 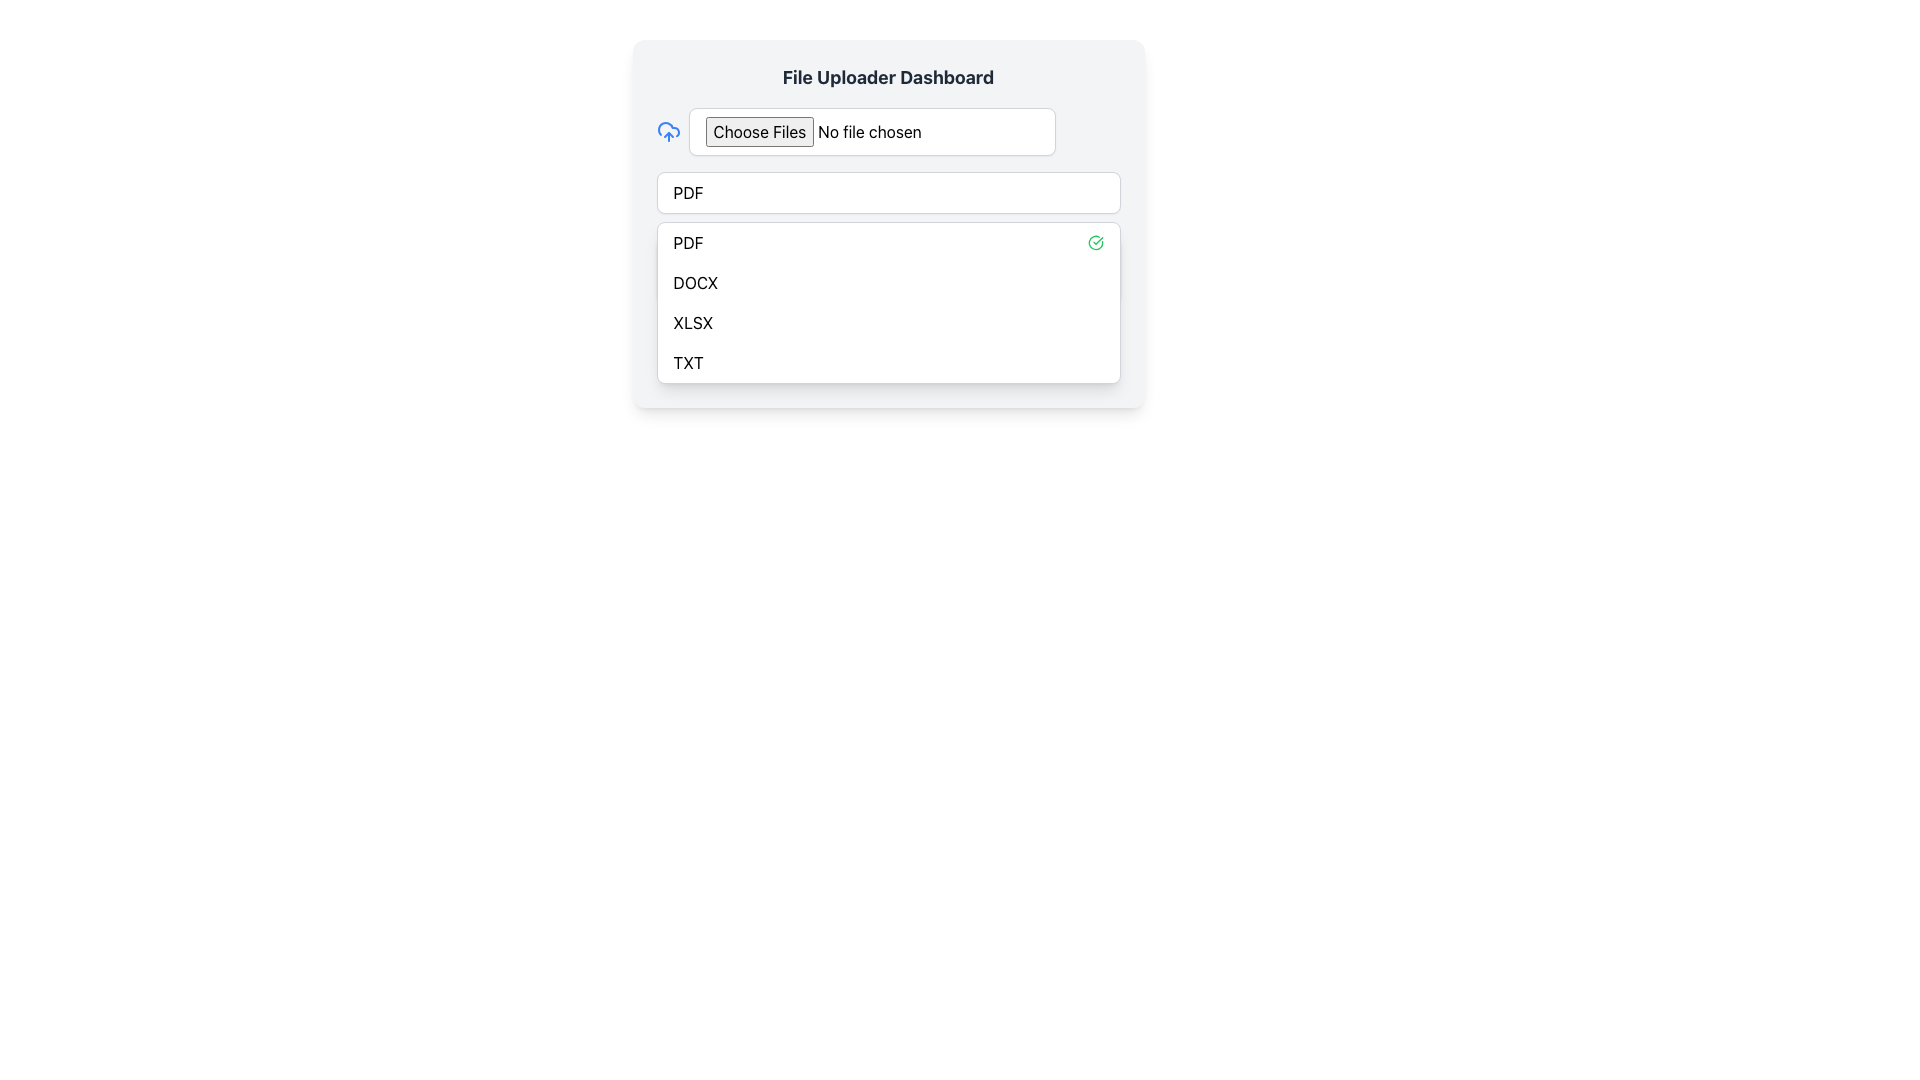 What do you see at coordinates (887, 303) in the screenshot?
I see `the dropdown menu` at bounding box center [887, 303].